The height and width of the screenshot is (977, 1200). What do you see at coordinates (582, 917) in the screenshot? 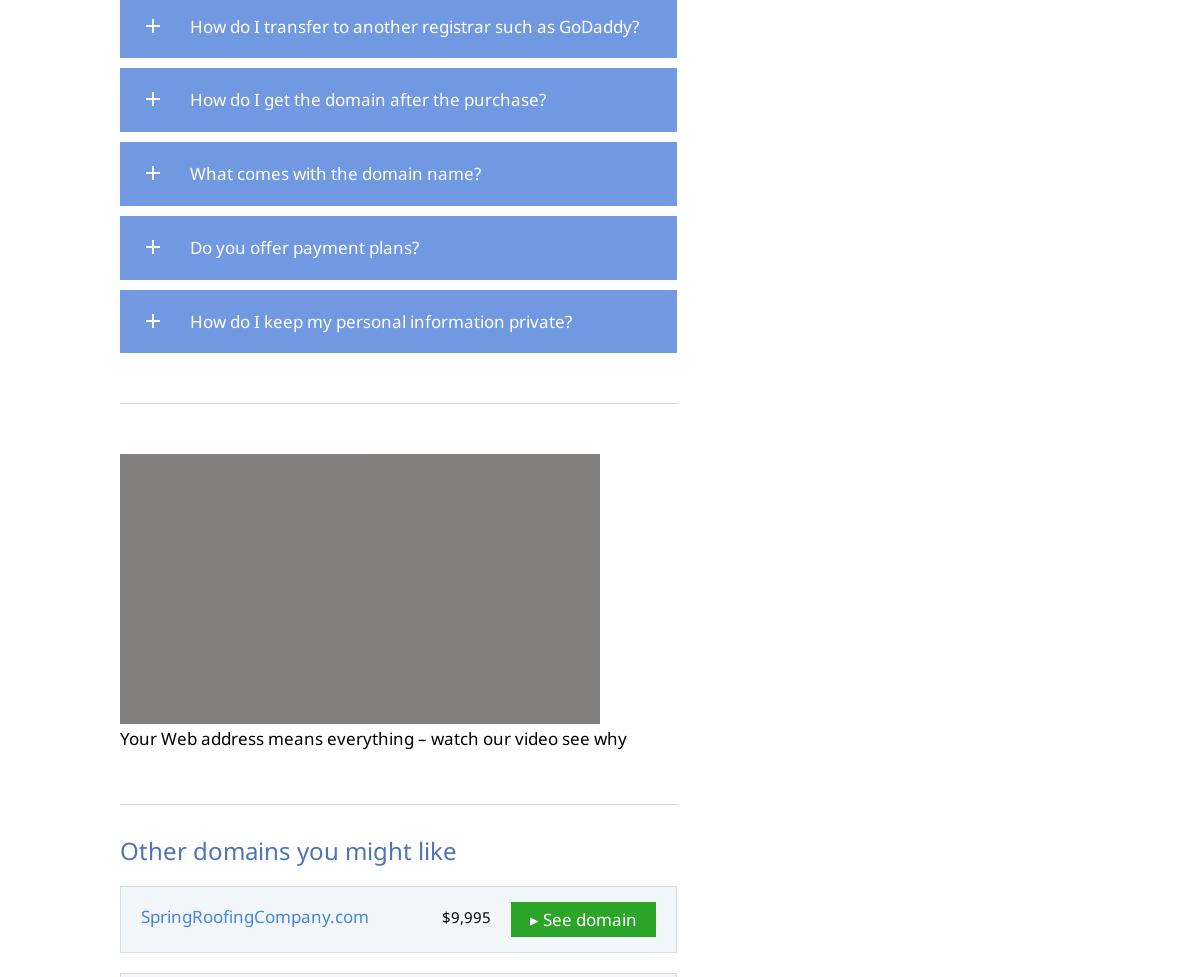
I see `'▸ See domain'` at bounding box center [582, 917].